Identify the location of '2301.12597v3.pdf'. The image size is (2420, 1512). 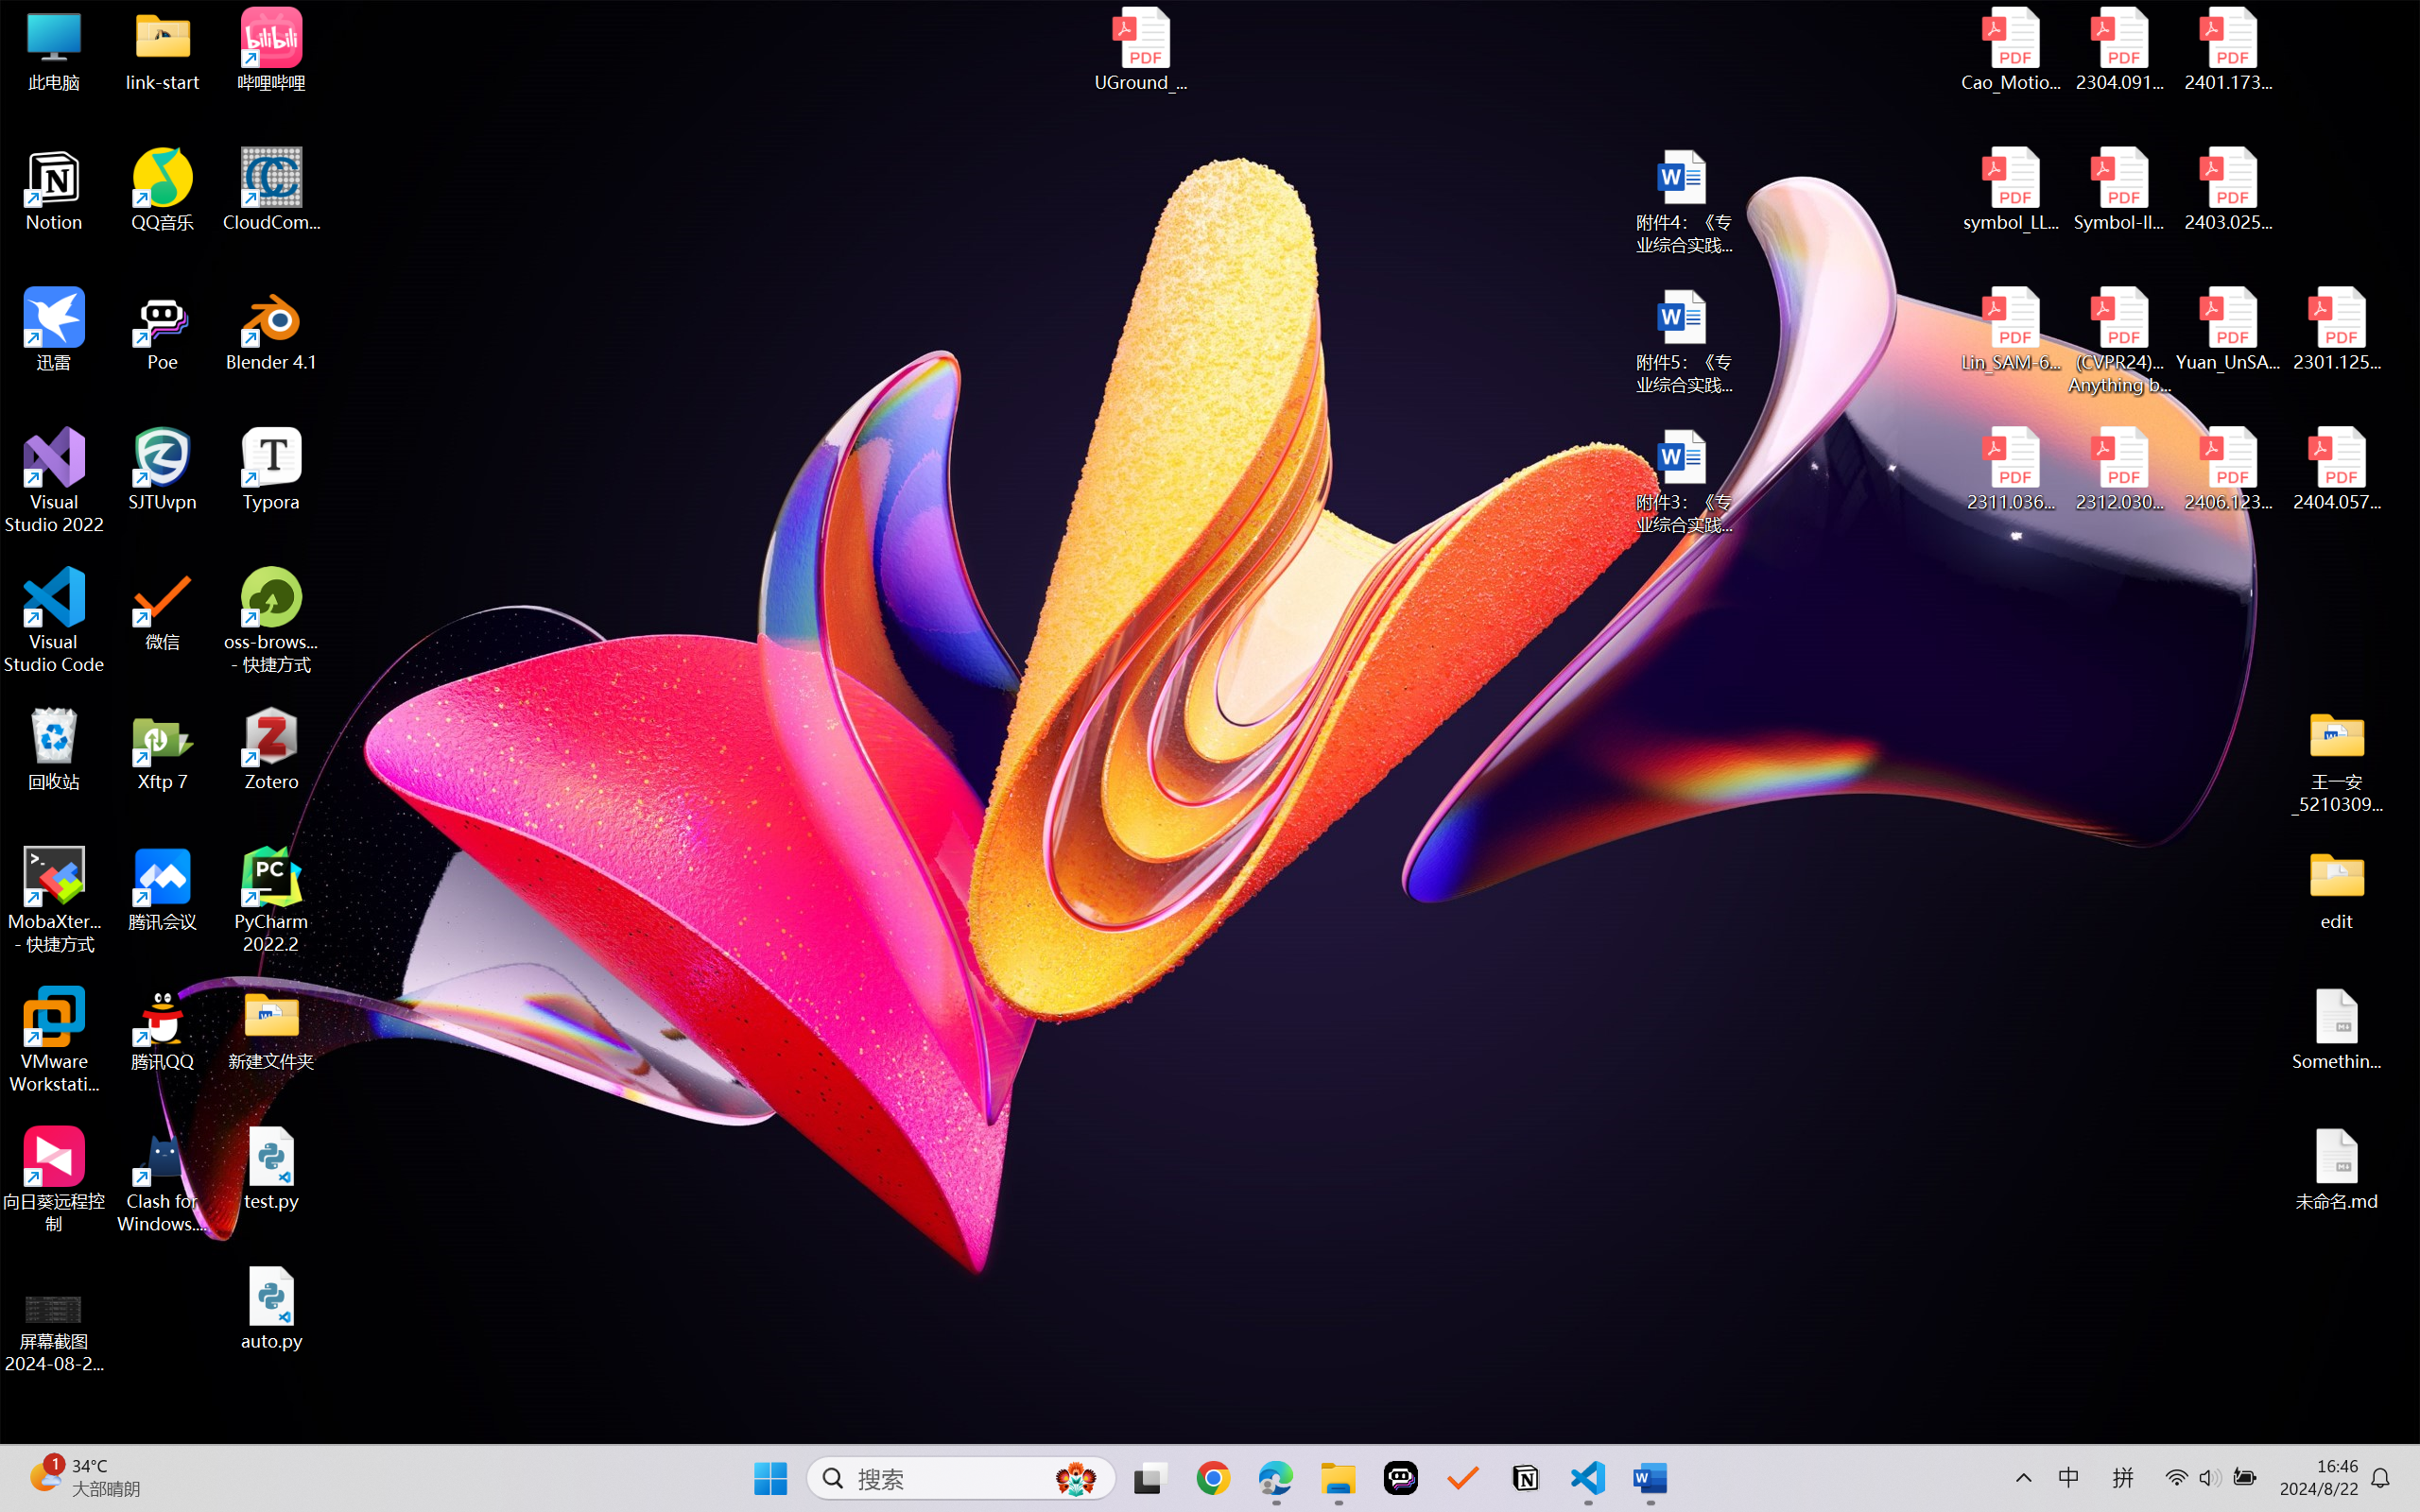
(2335, 328).